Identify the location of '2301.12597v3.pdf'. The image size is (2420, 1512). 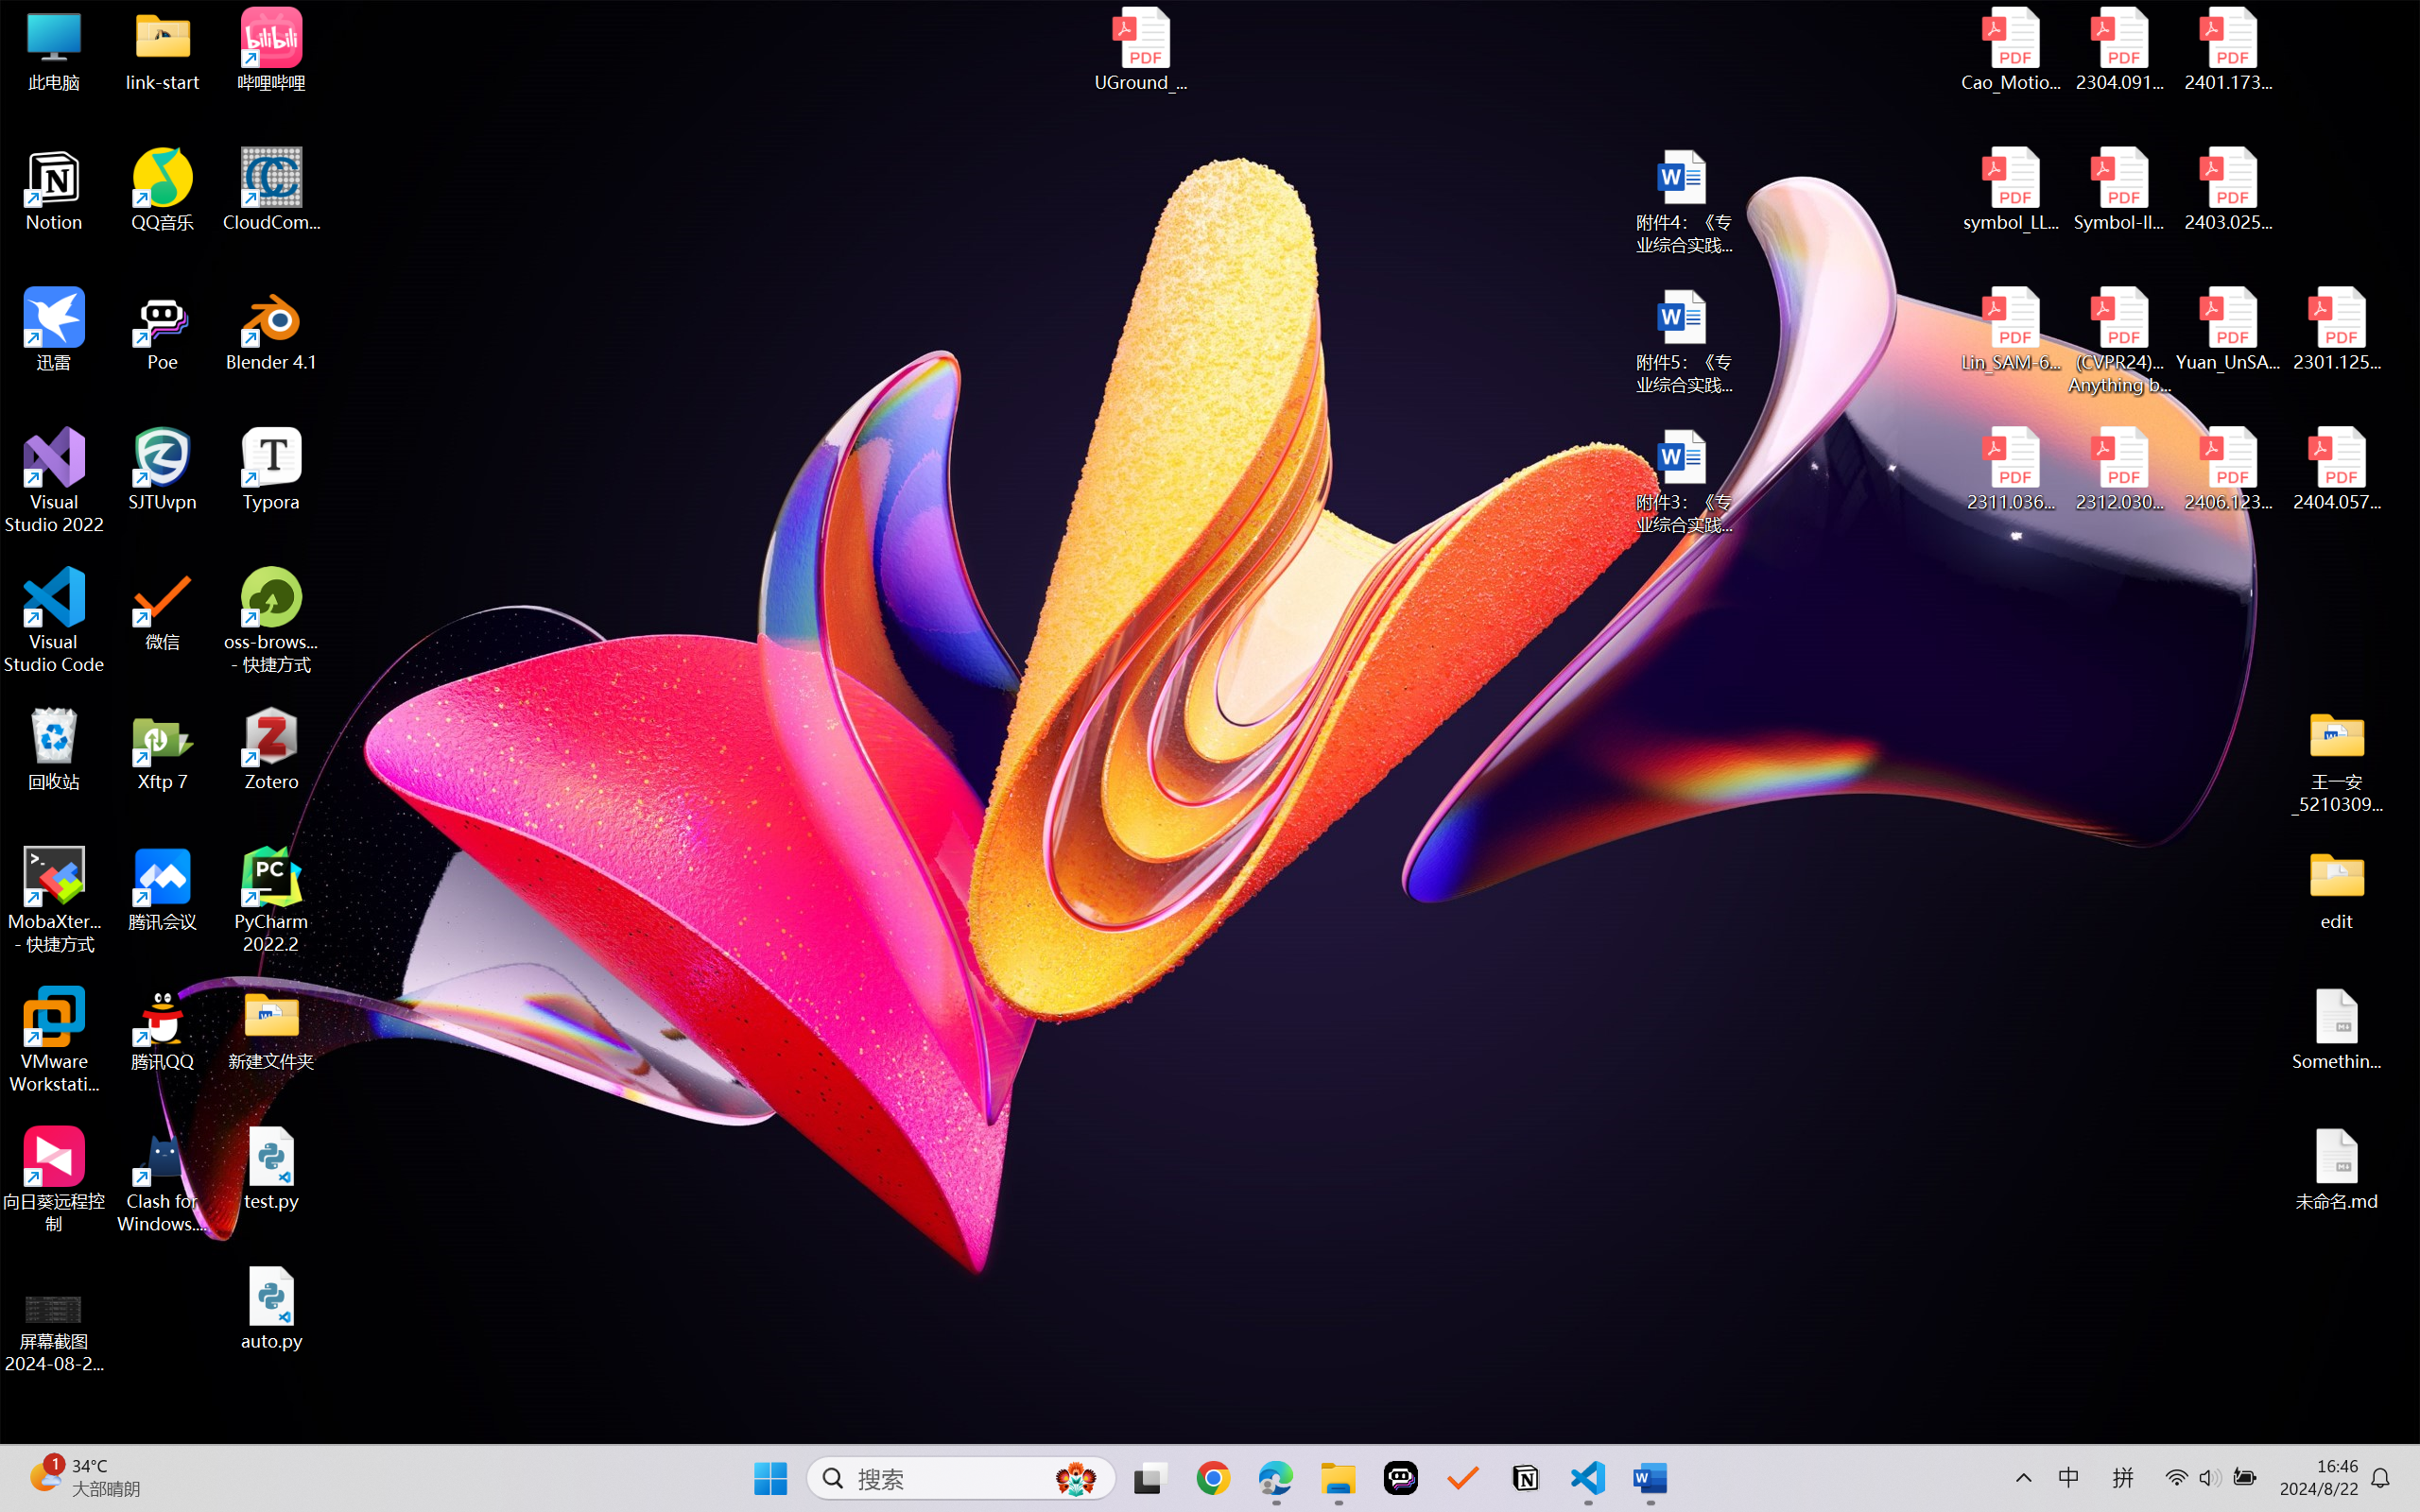
(2335, 328).